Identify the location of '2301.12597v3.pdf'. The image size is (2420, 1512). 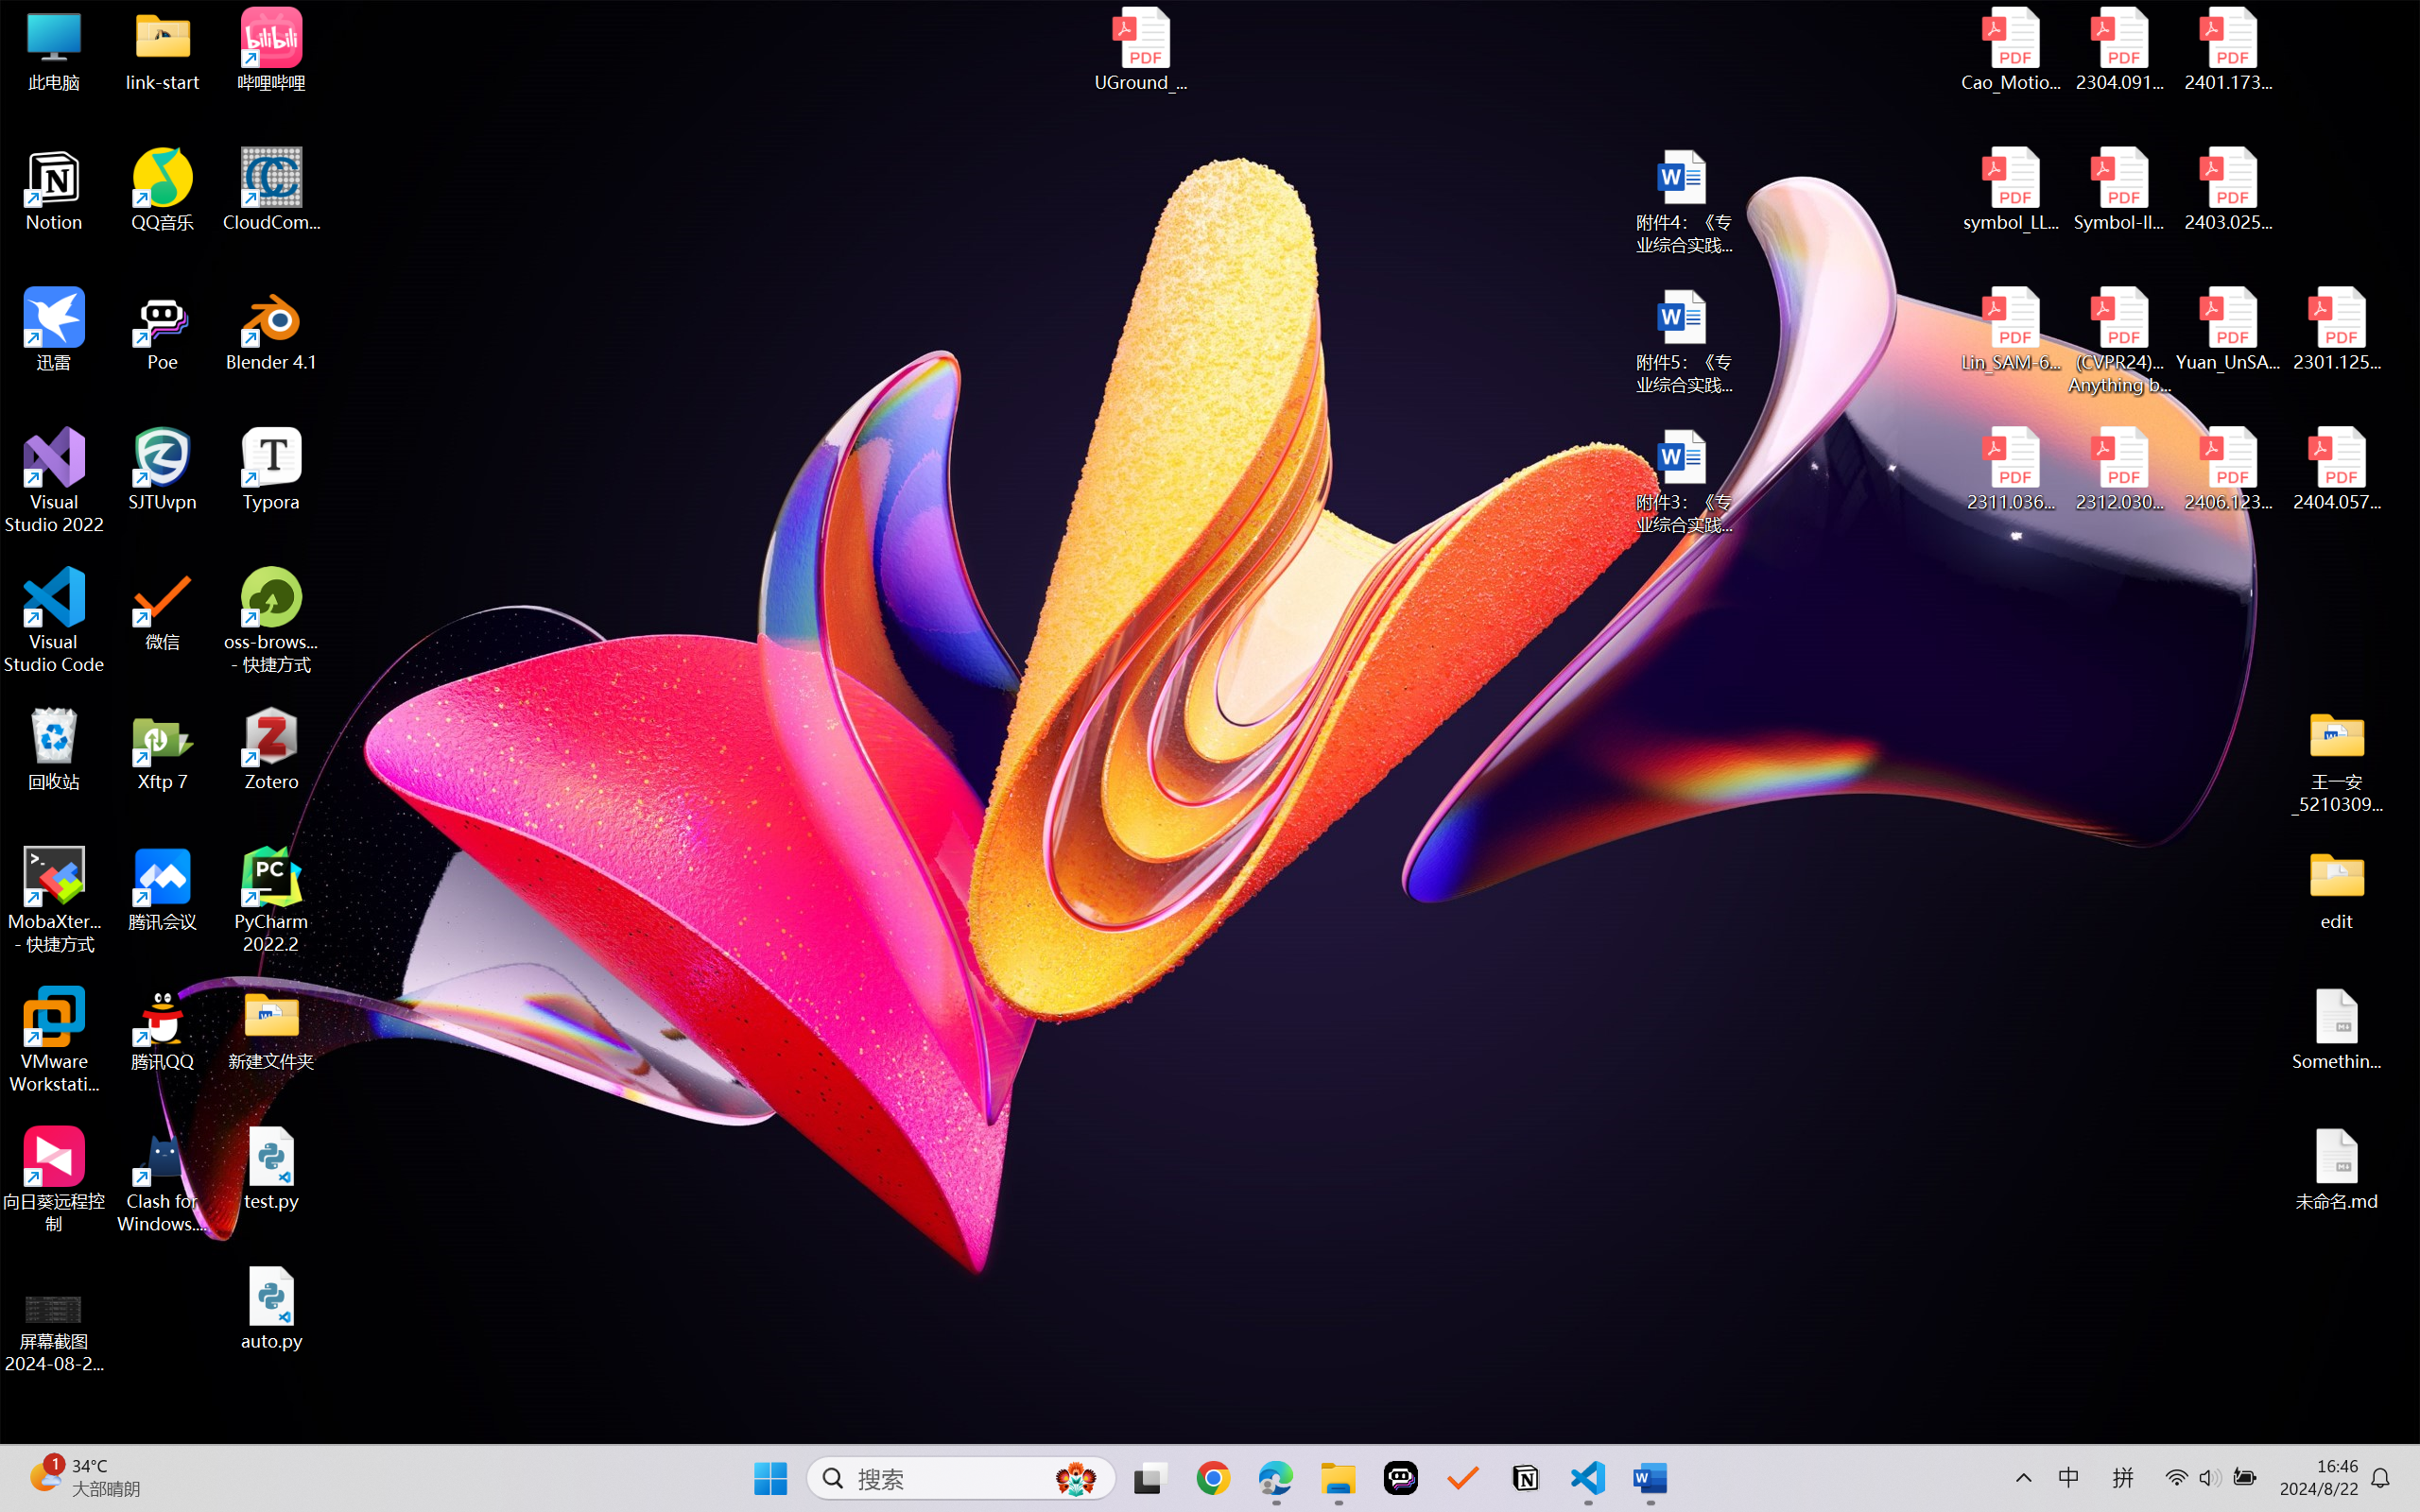
(2335, 328).